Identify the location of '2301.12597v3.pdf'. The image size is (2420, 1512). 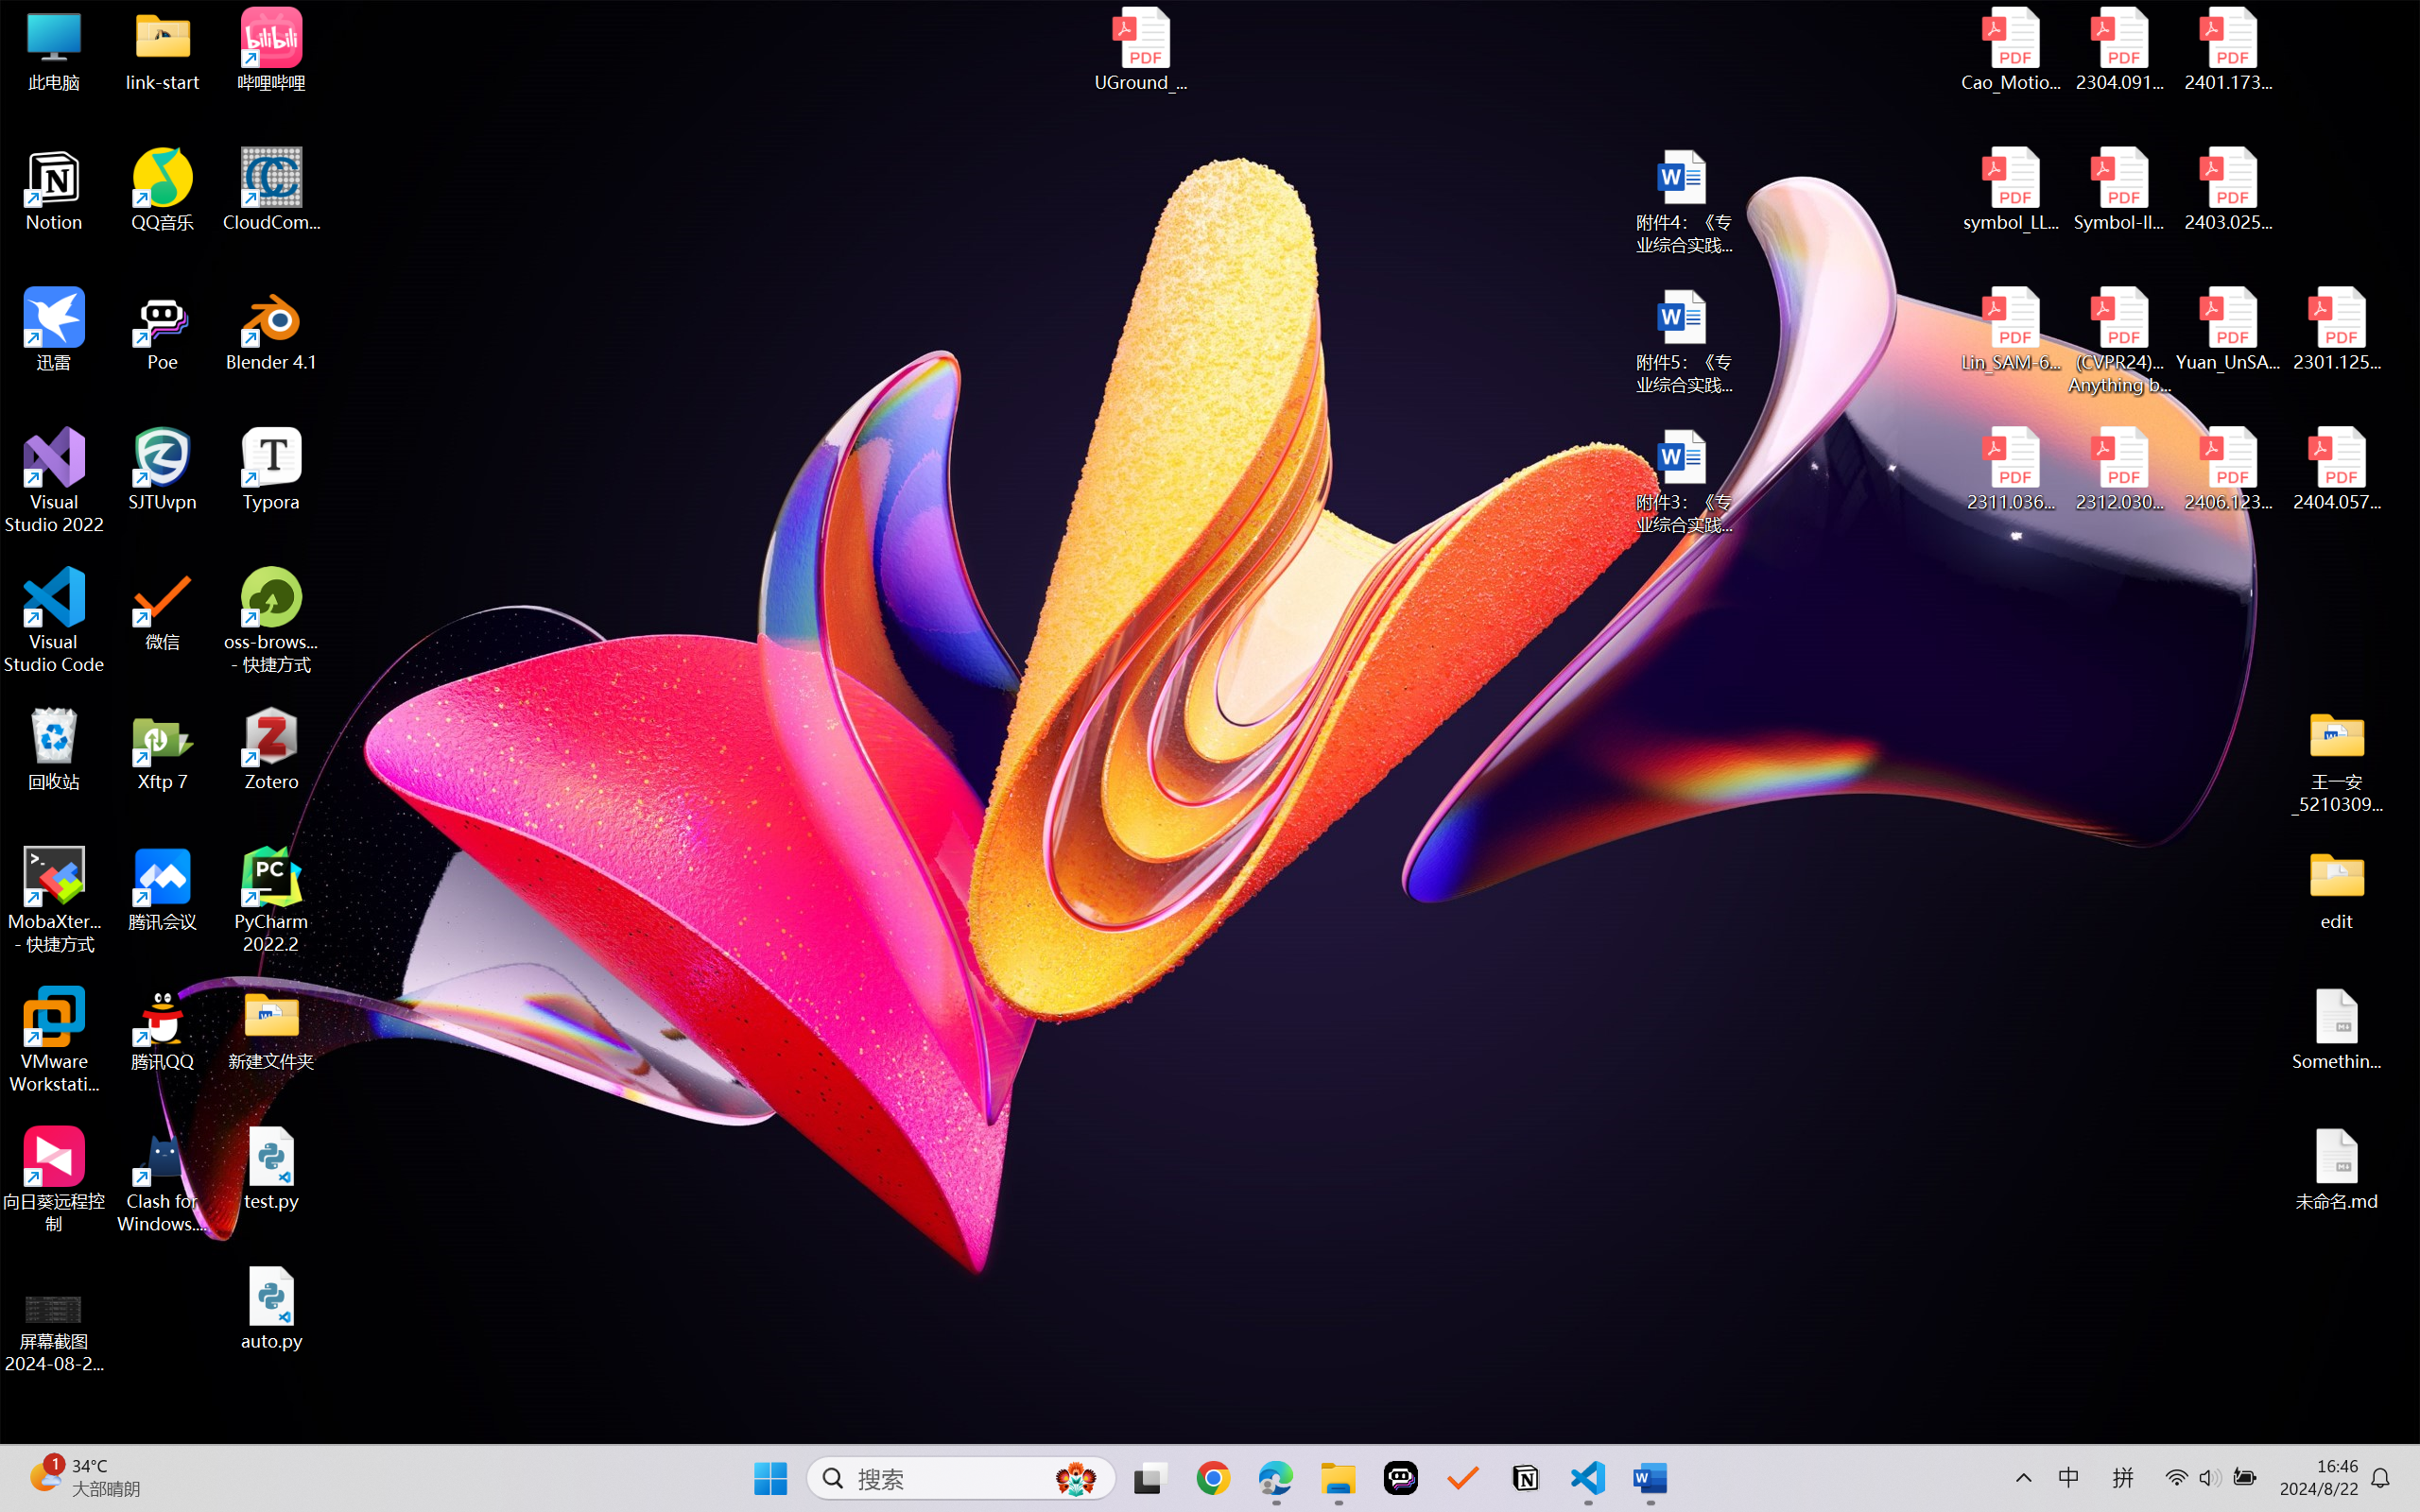
(2335, 328).